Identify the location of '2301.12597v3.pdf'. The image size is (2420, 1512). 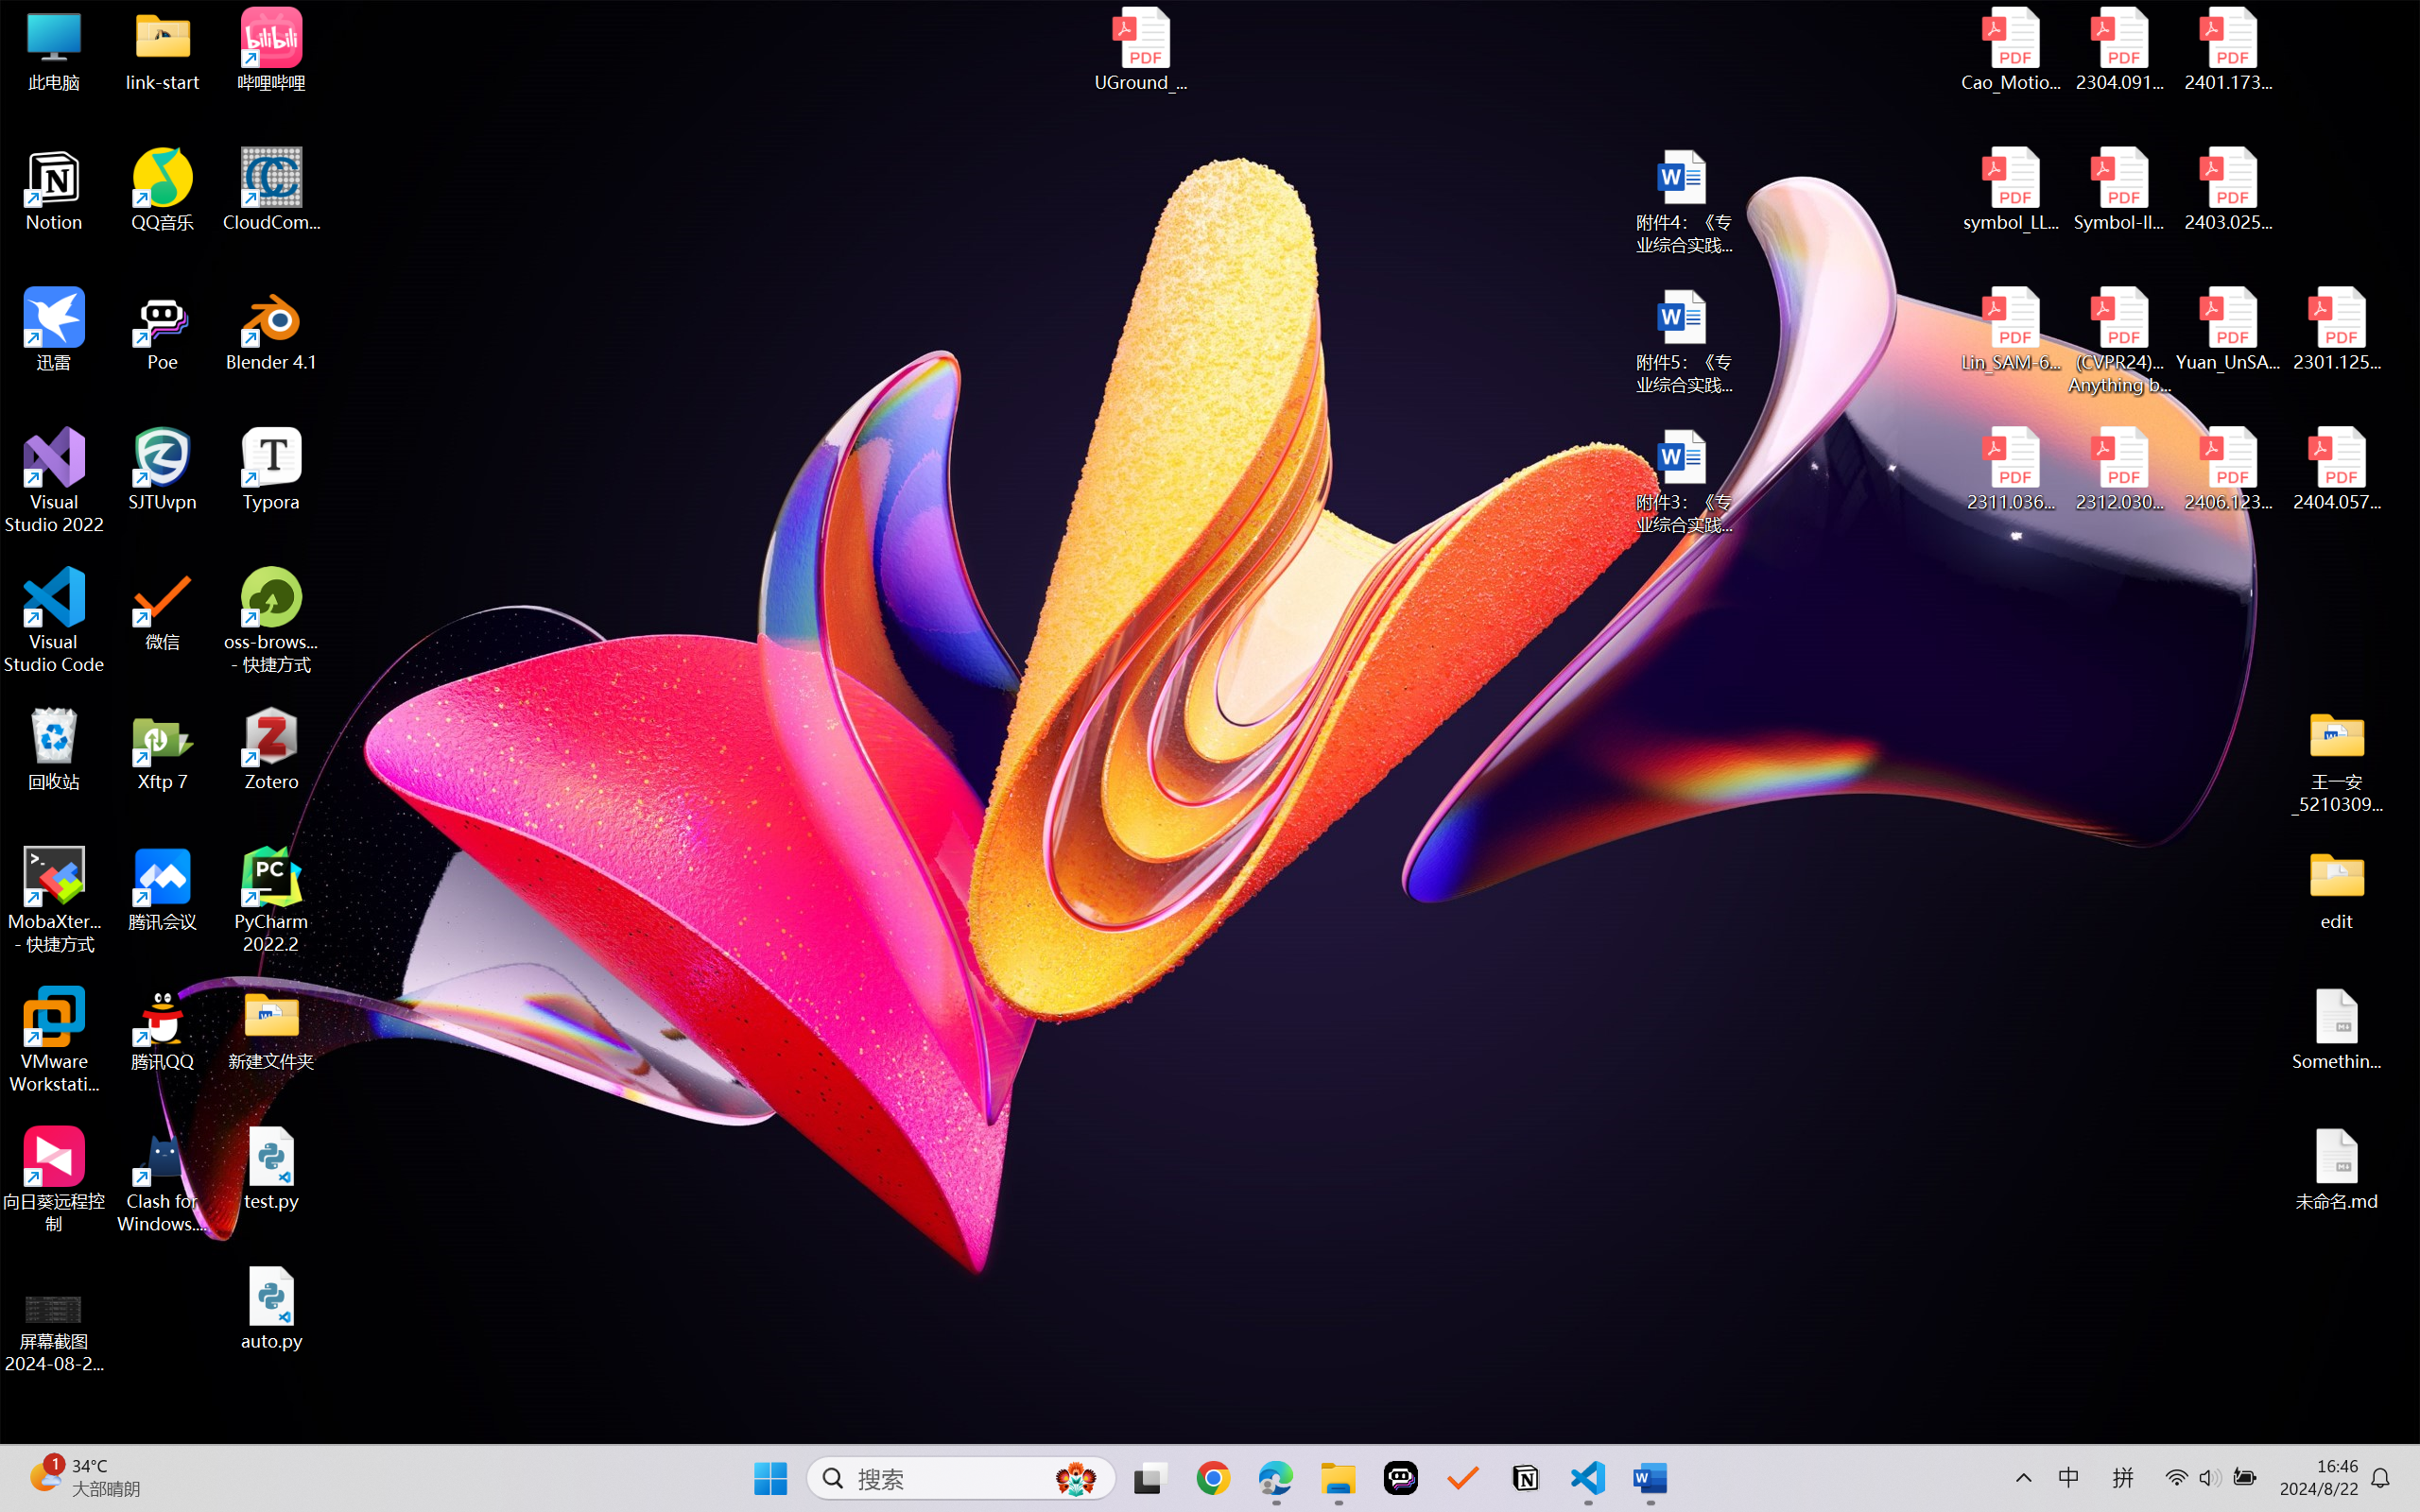
(2335, 328).